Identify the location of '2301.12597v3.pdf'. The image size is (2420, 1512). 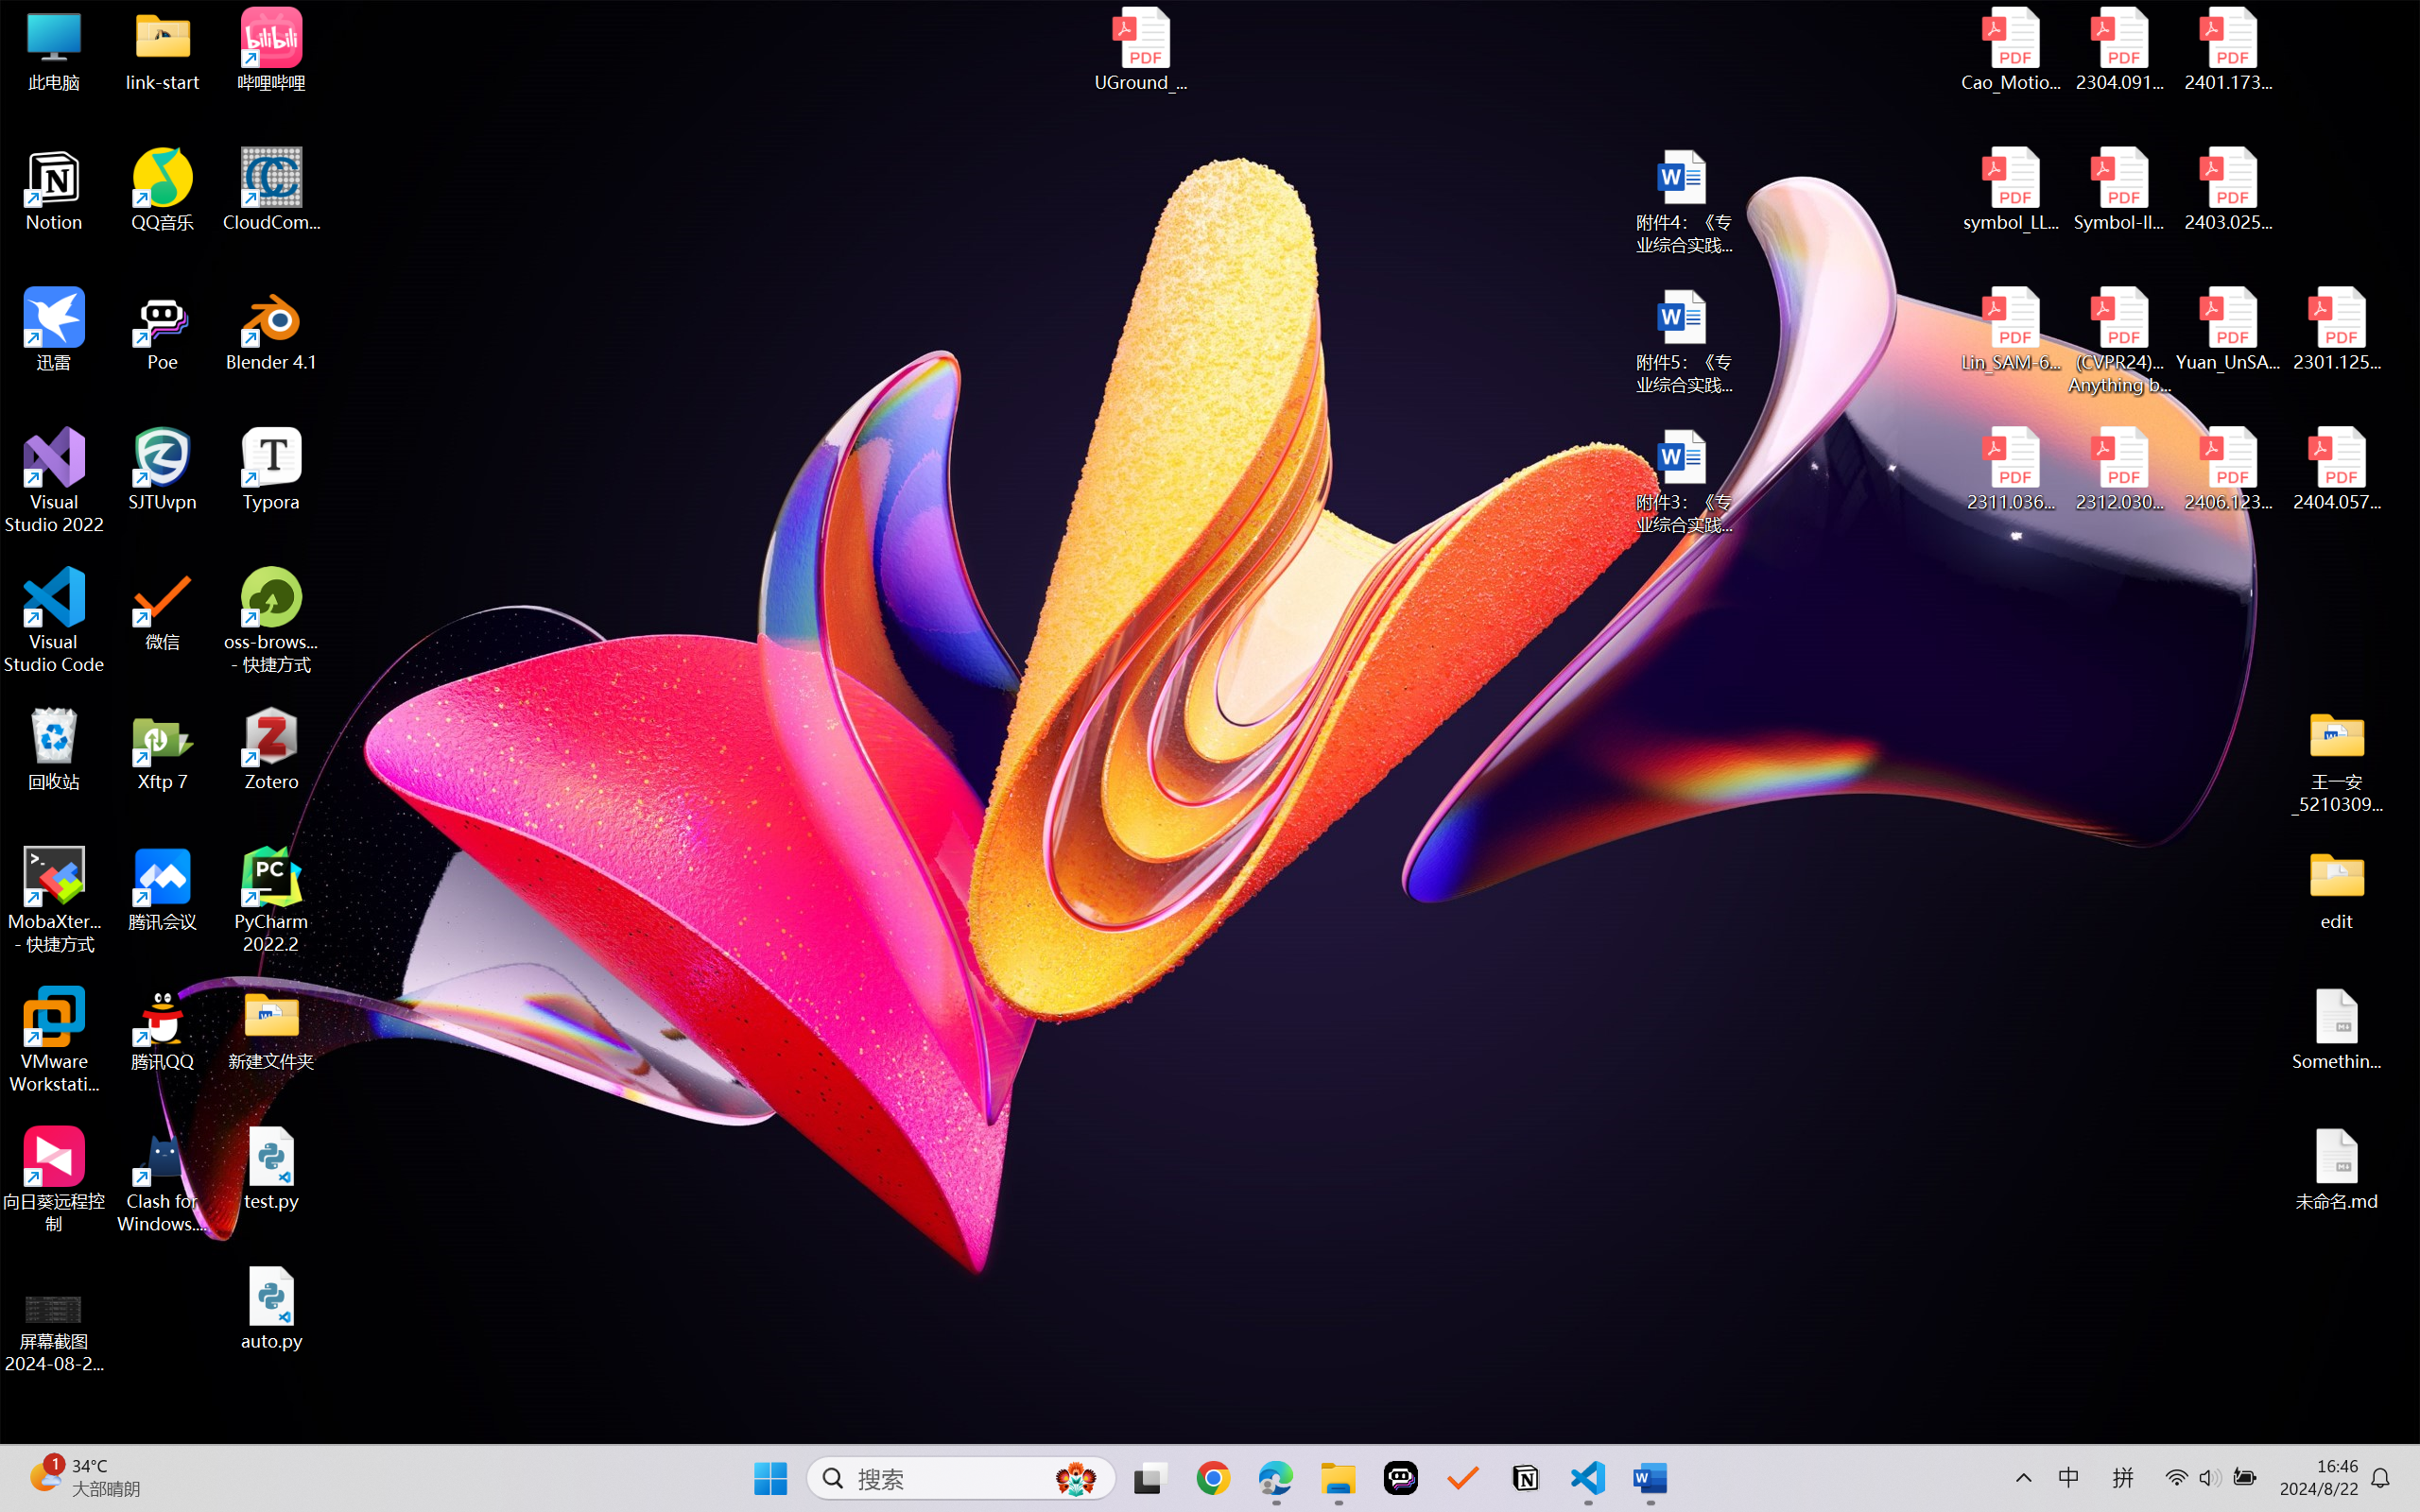
(2335, 328).